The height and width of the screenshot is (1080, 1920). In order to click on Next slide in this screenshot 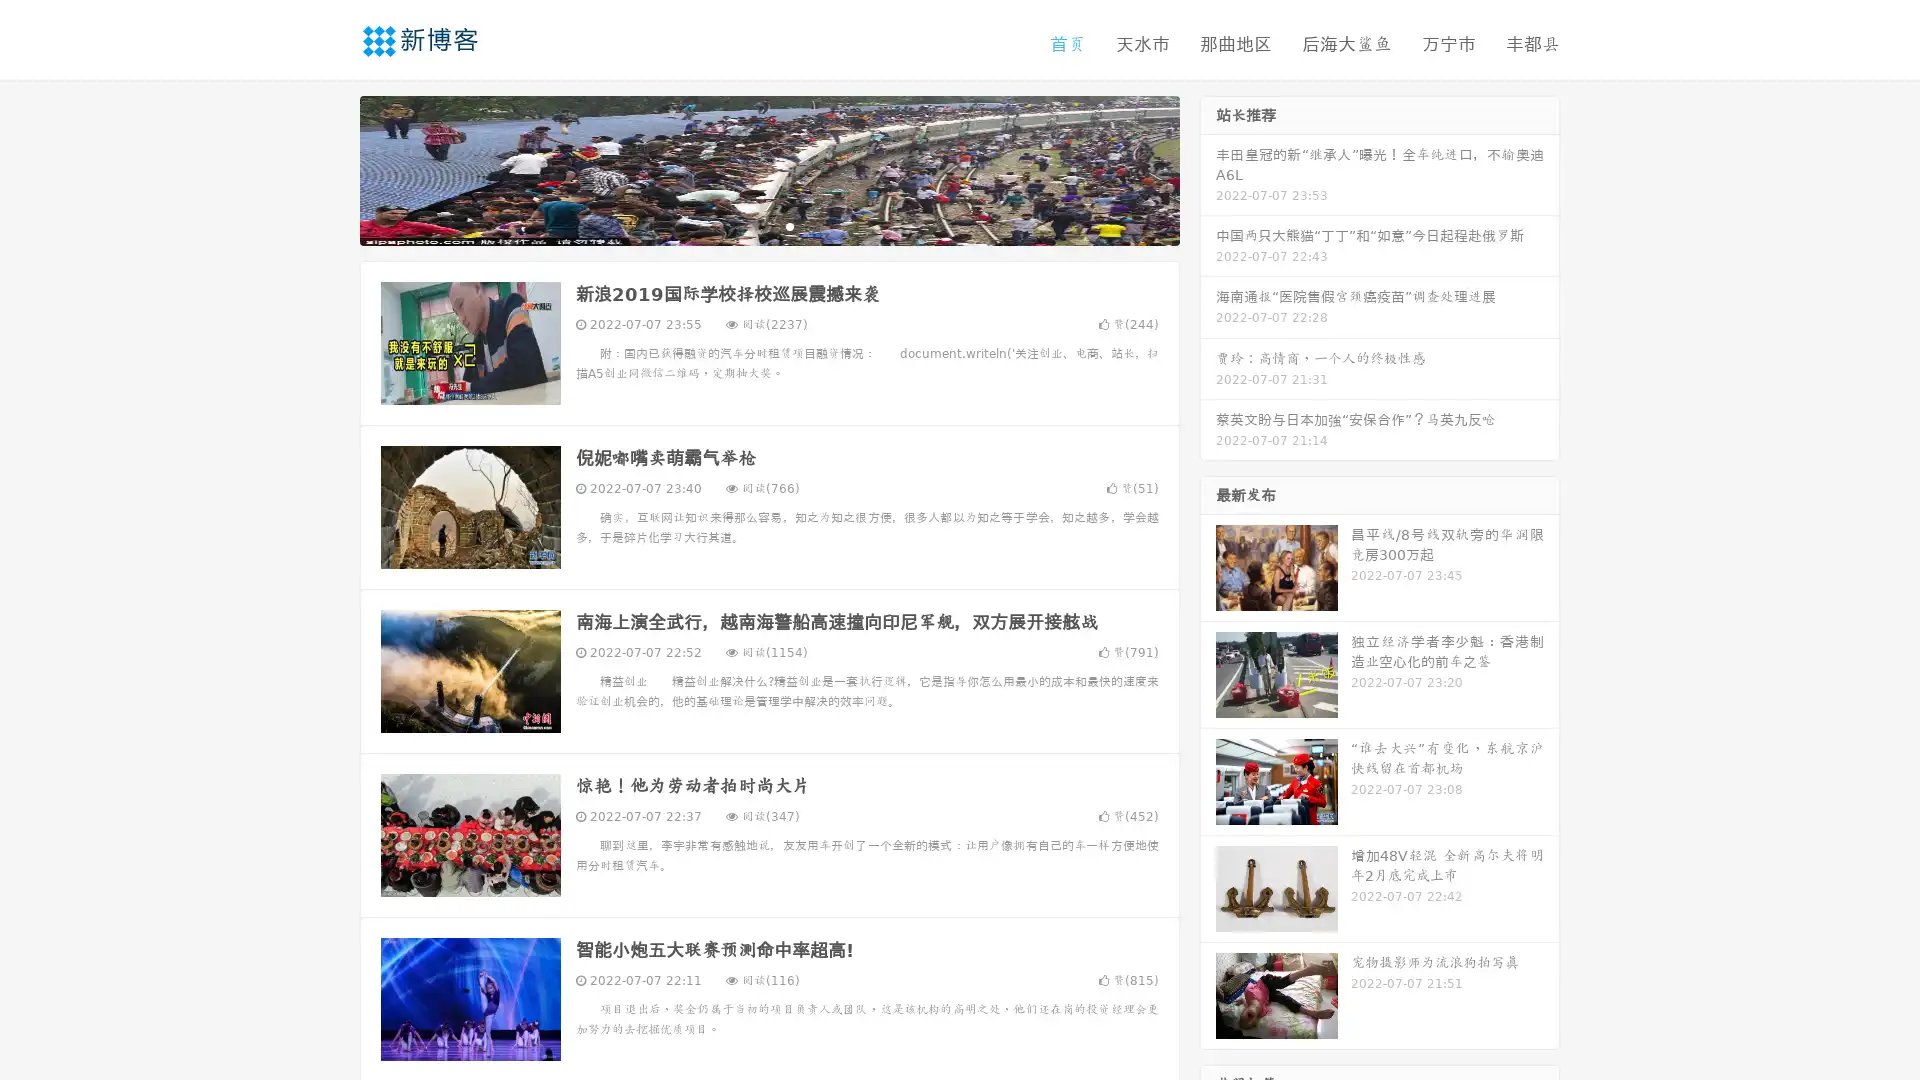, I will do `click(1208, 168)`.